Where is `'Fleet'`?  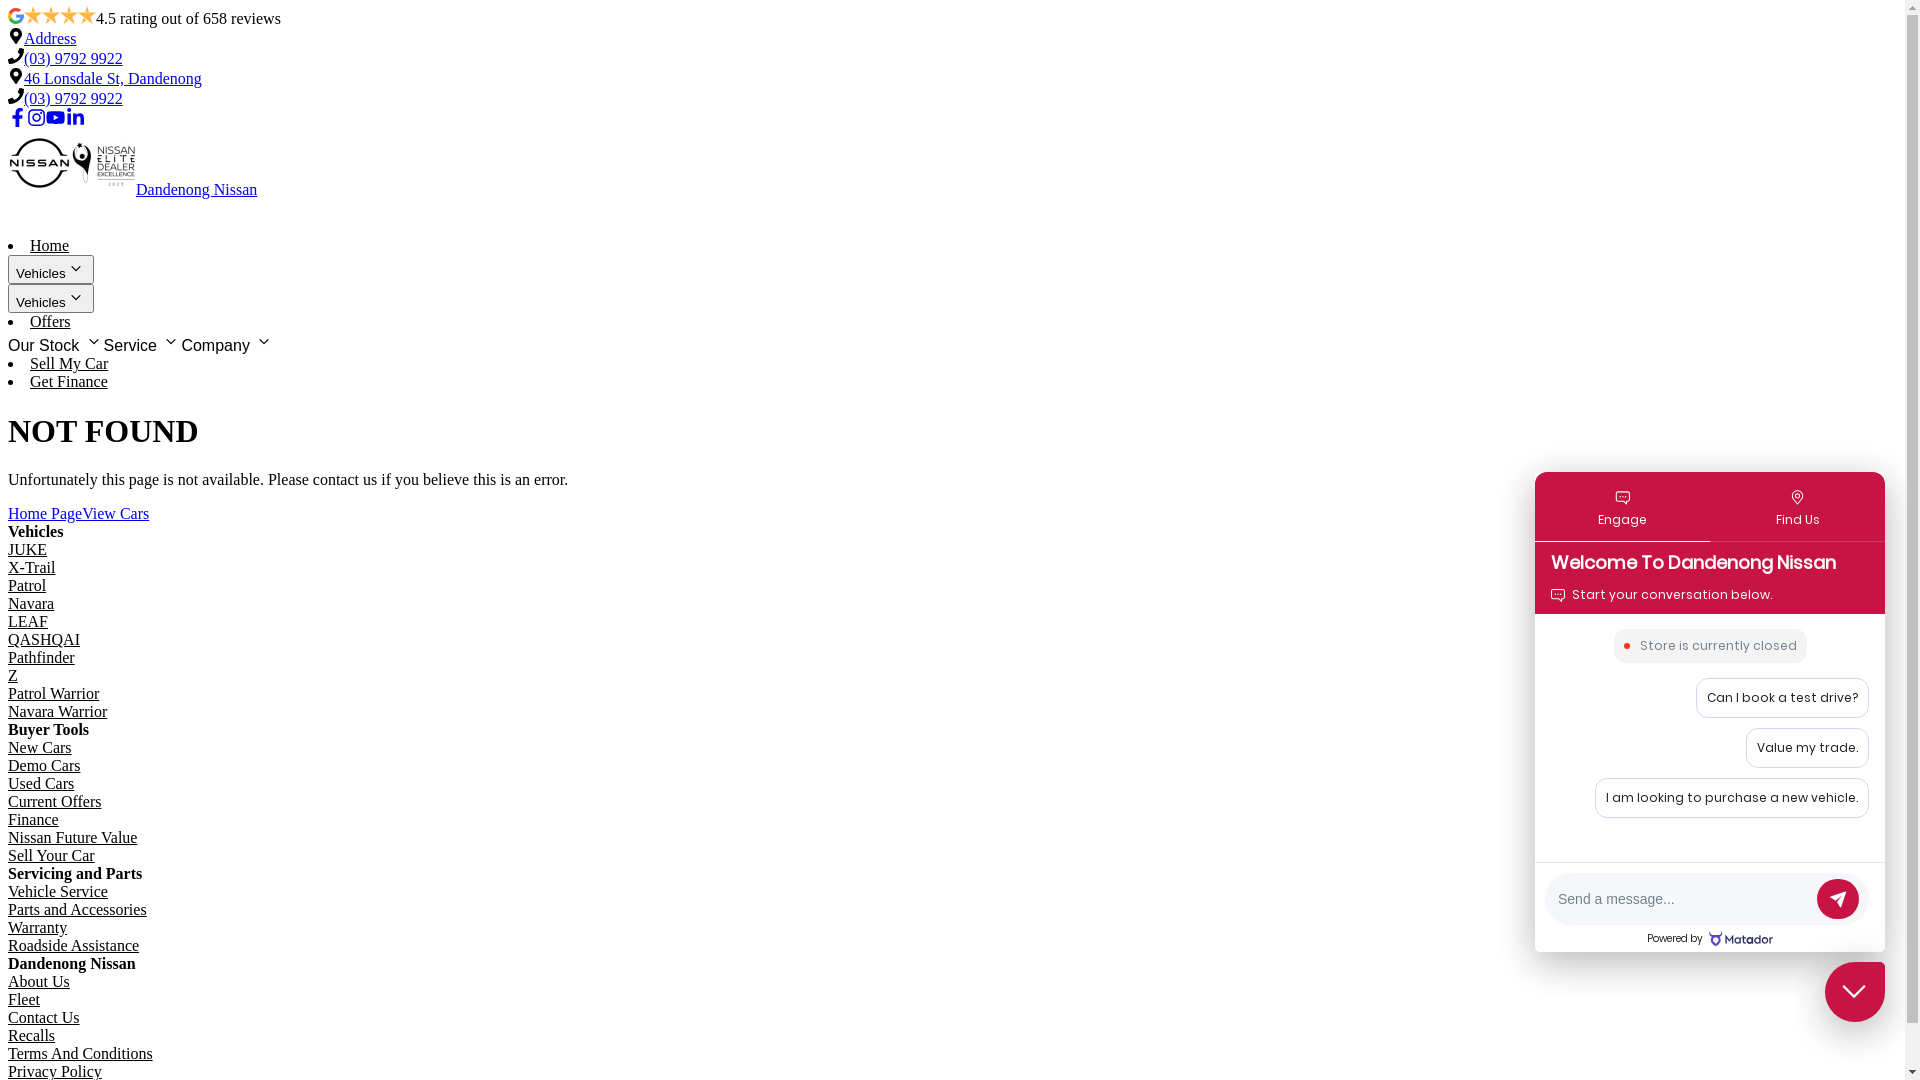
'Fleet' is located at coordinates (24, 999).